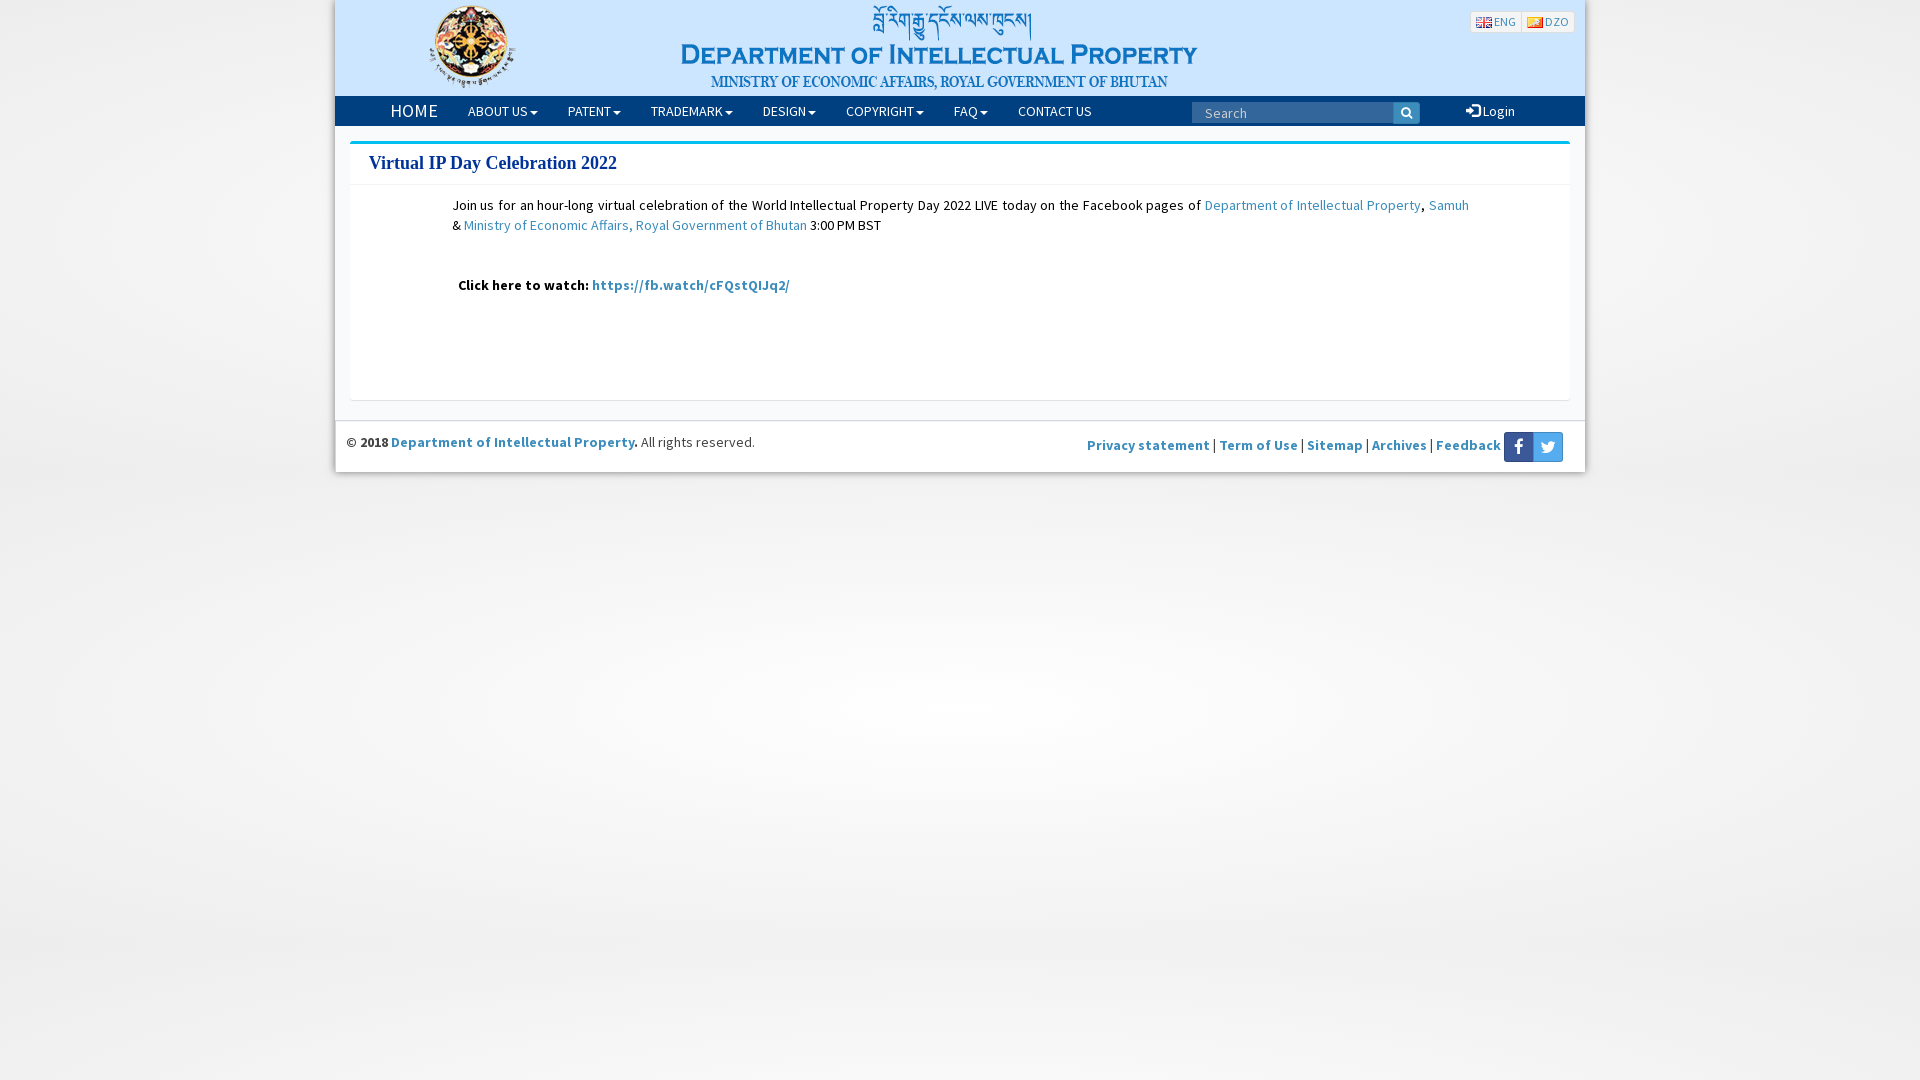 Image resolution: width=1920 pixels, height=1080 pixels. Describe the element at coordinates (1449, 204) in the screenshot. I see `'Samuh'` at that location.